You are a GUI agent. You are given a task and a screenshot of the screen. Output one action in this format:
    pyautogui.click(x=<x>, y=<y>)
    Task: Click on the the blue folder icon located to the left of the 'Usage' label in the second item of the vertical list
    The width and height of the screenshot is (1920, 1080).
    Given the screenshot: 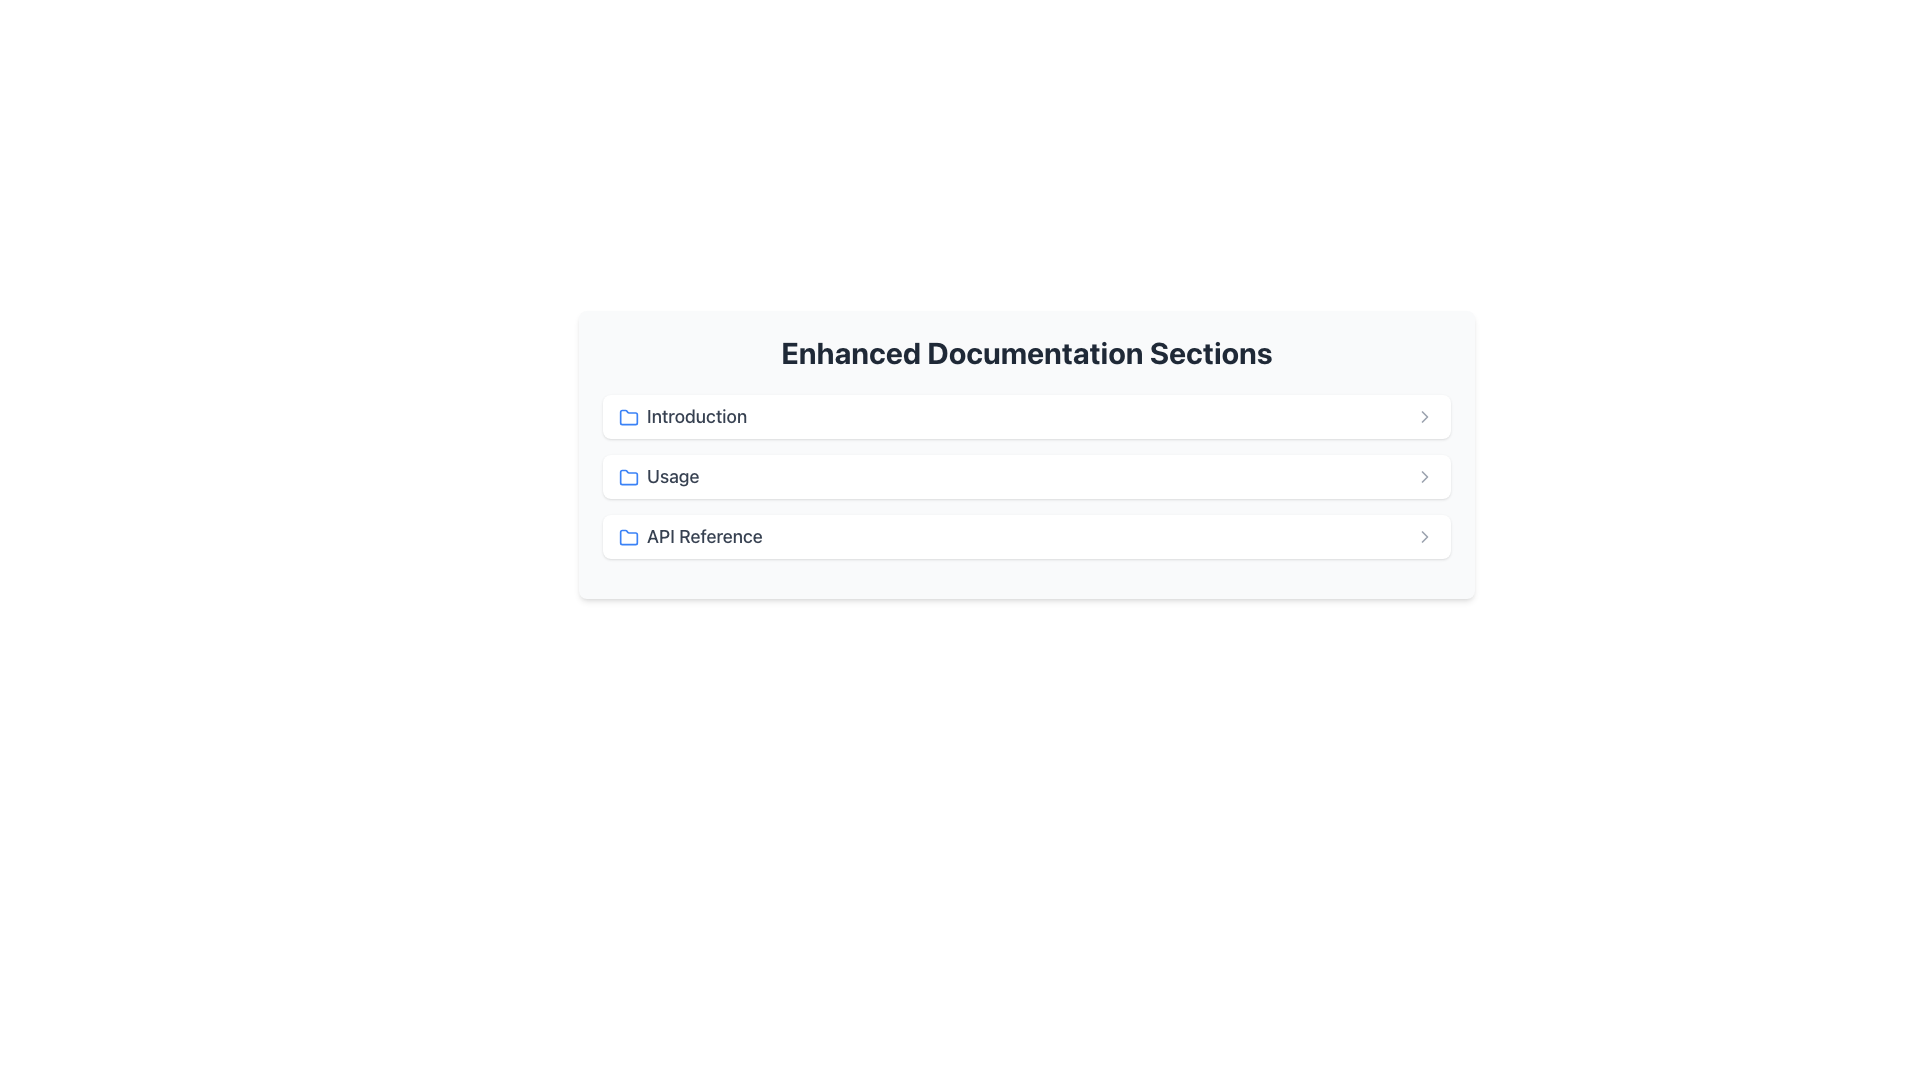 What is the action you would take?
    pyautogui.click(x=627, y=478)
    